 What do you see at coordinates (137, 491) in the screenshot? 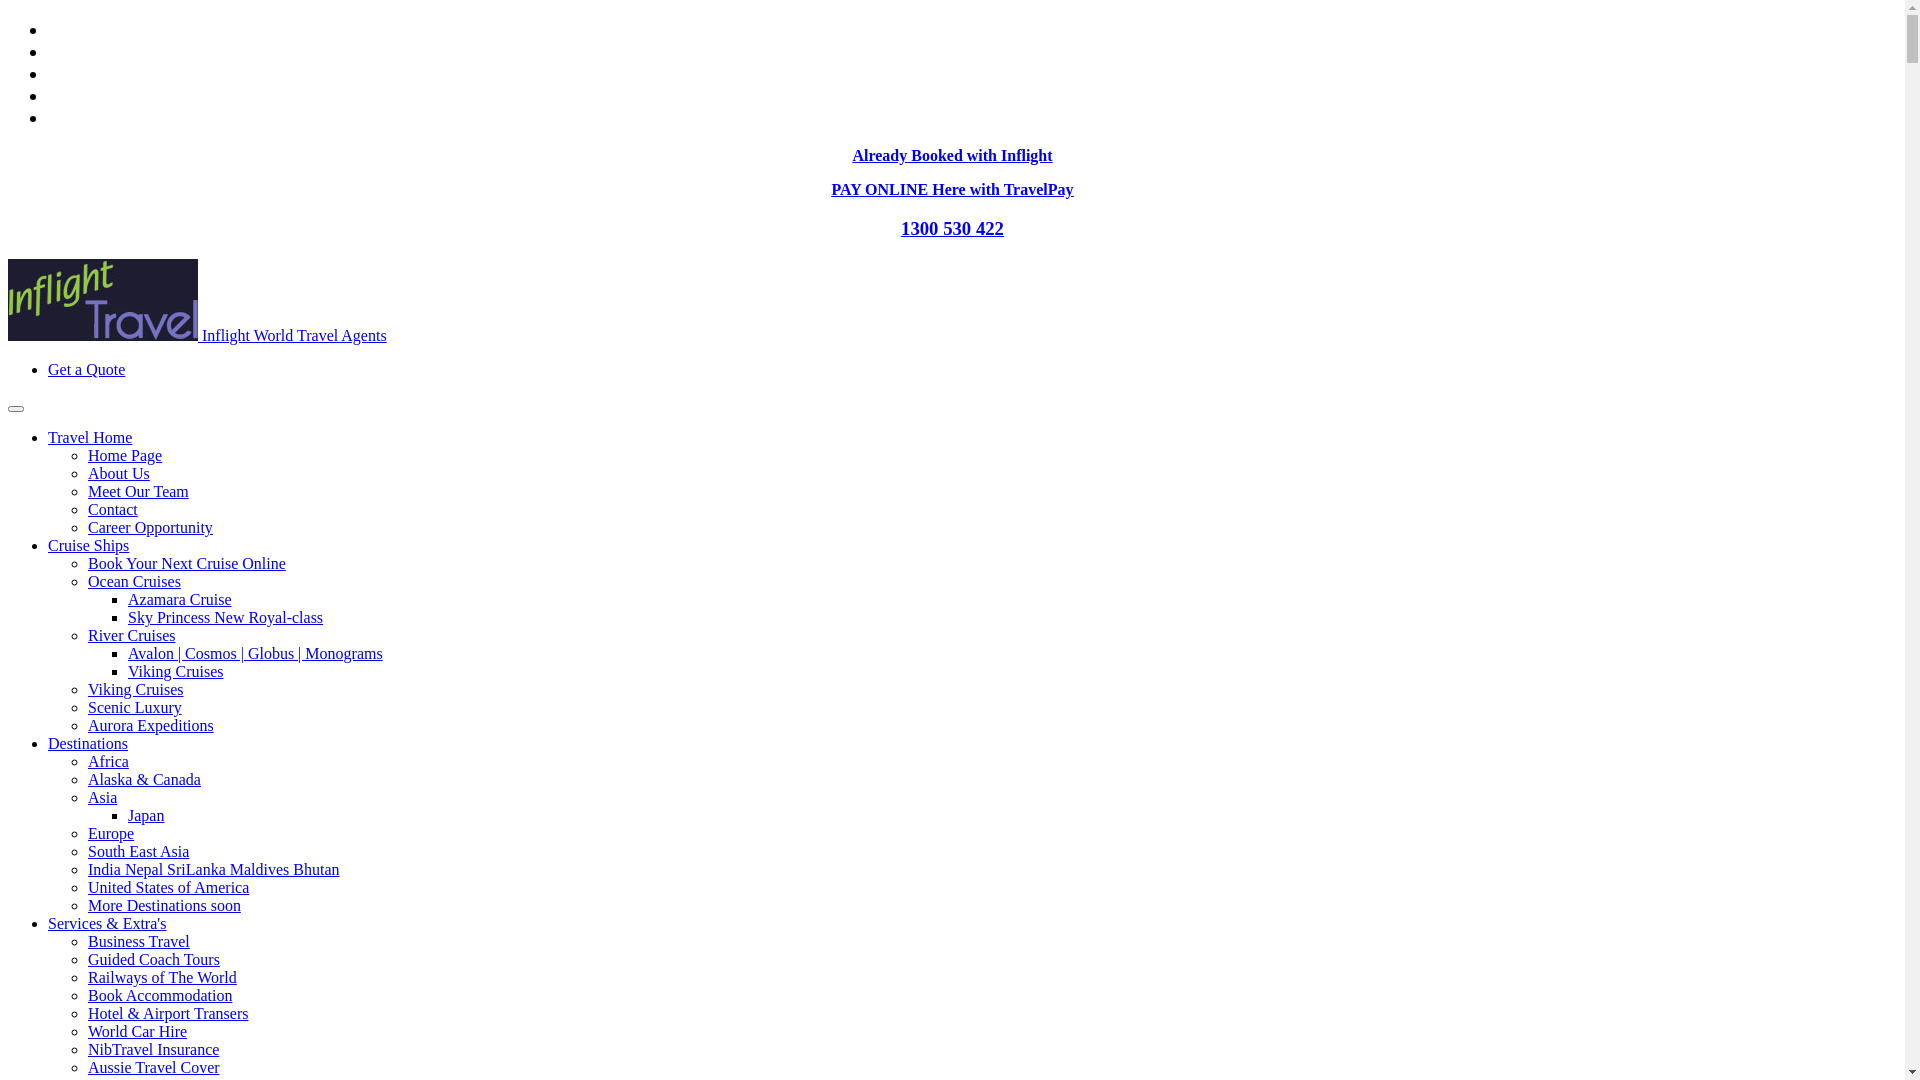
I see `'Meet Our Team'` at bounding box center [137, 491].